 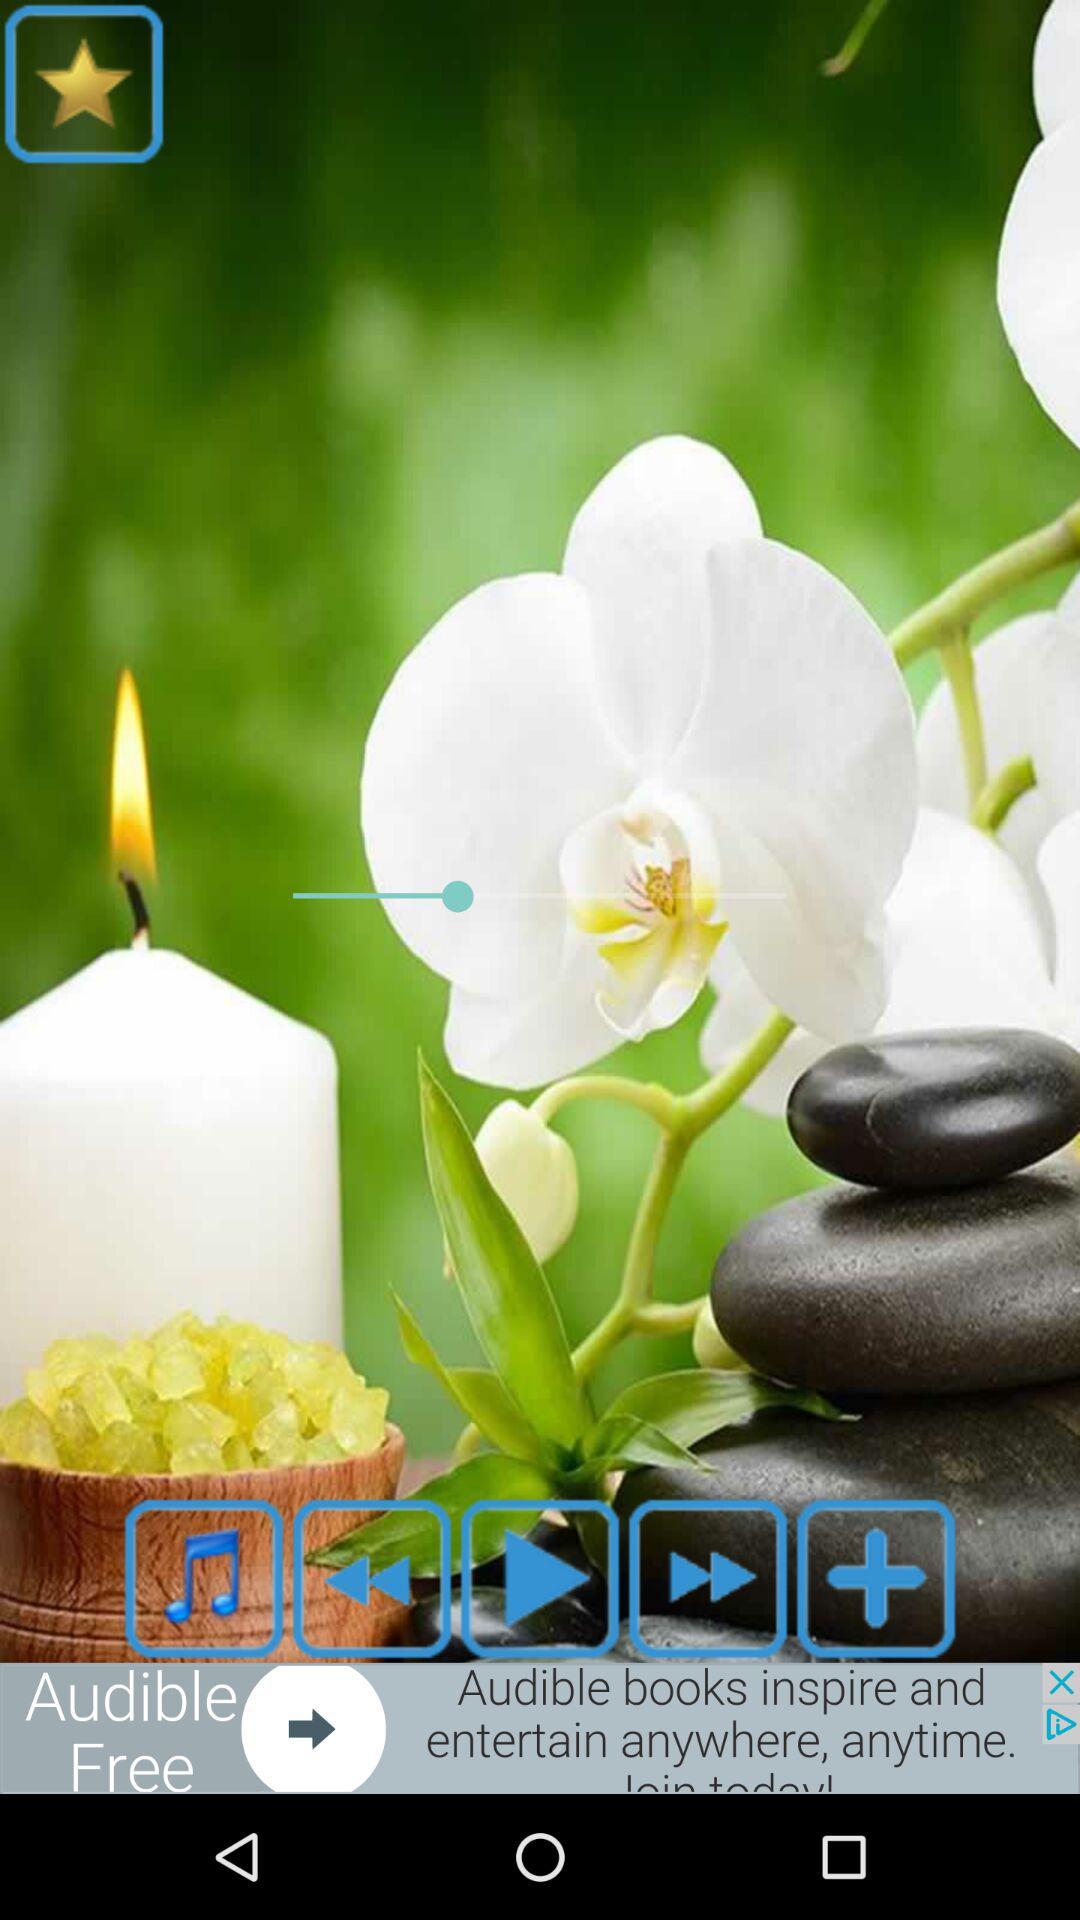 What do you see at coordinates (540, 1577) in the screenshot?
I see `option` at bounding box center [540, 1577].